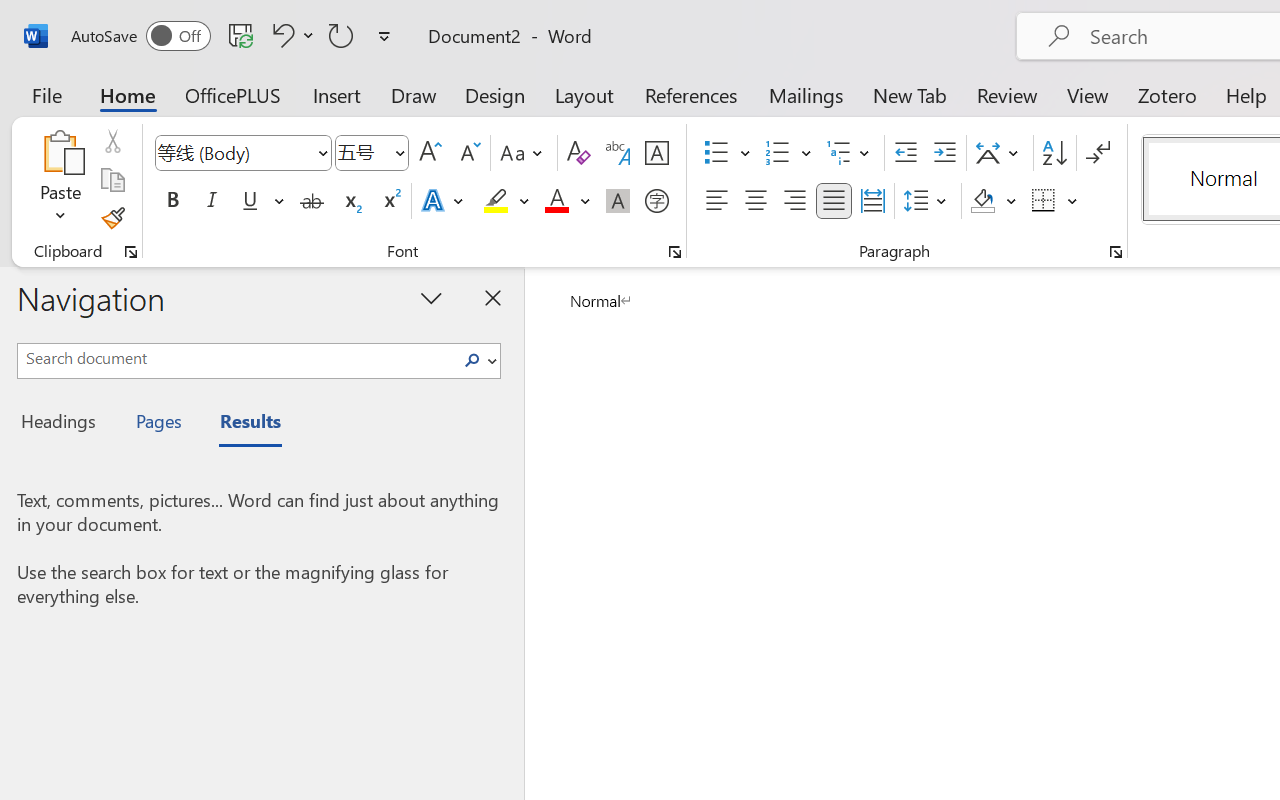  Describe the element at coordinates (65, 424) in the screenshot. I see `'Headings'` at that location.